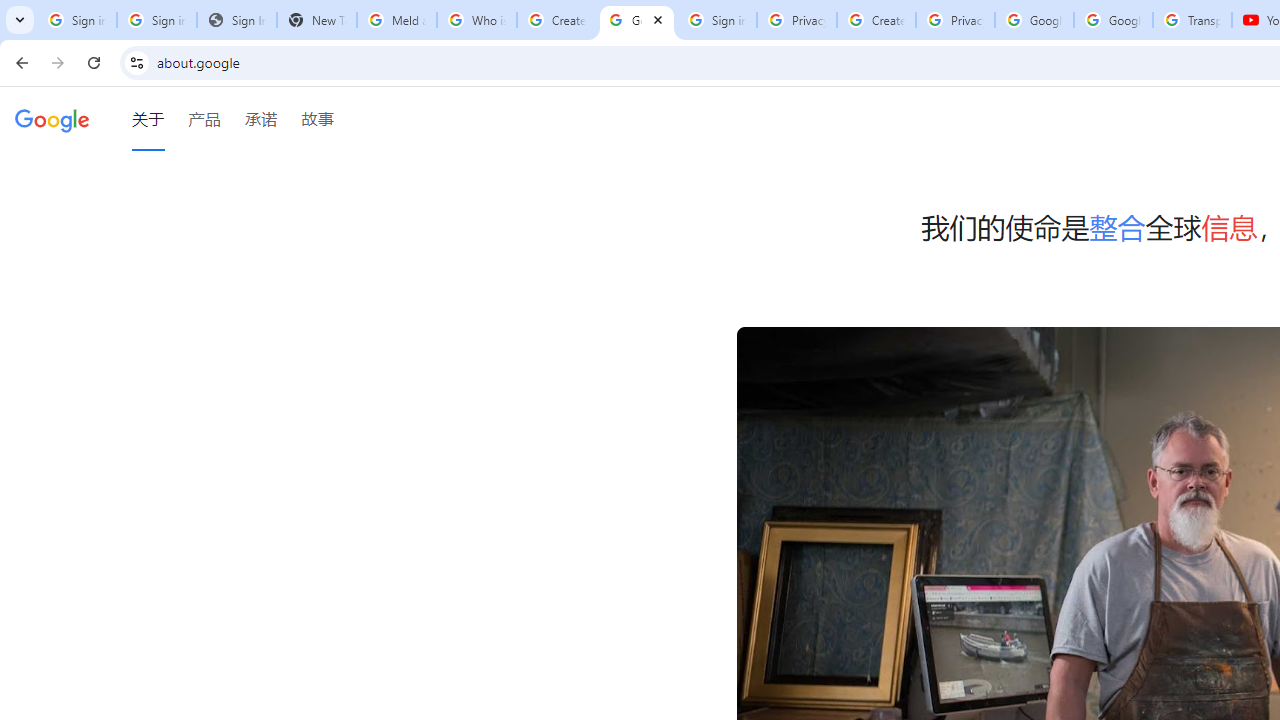 The image size is (1280, 720). I want to click on 'Who is my administrator? - Google Account Help', so click(475, 20).